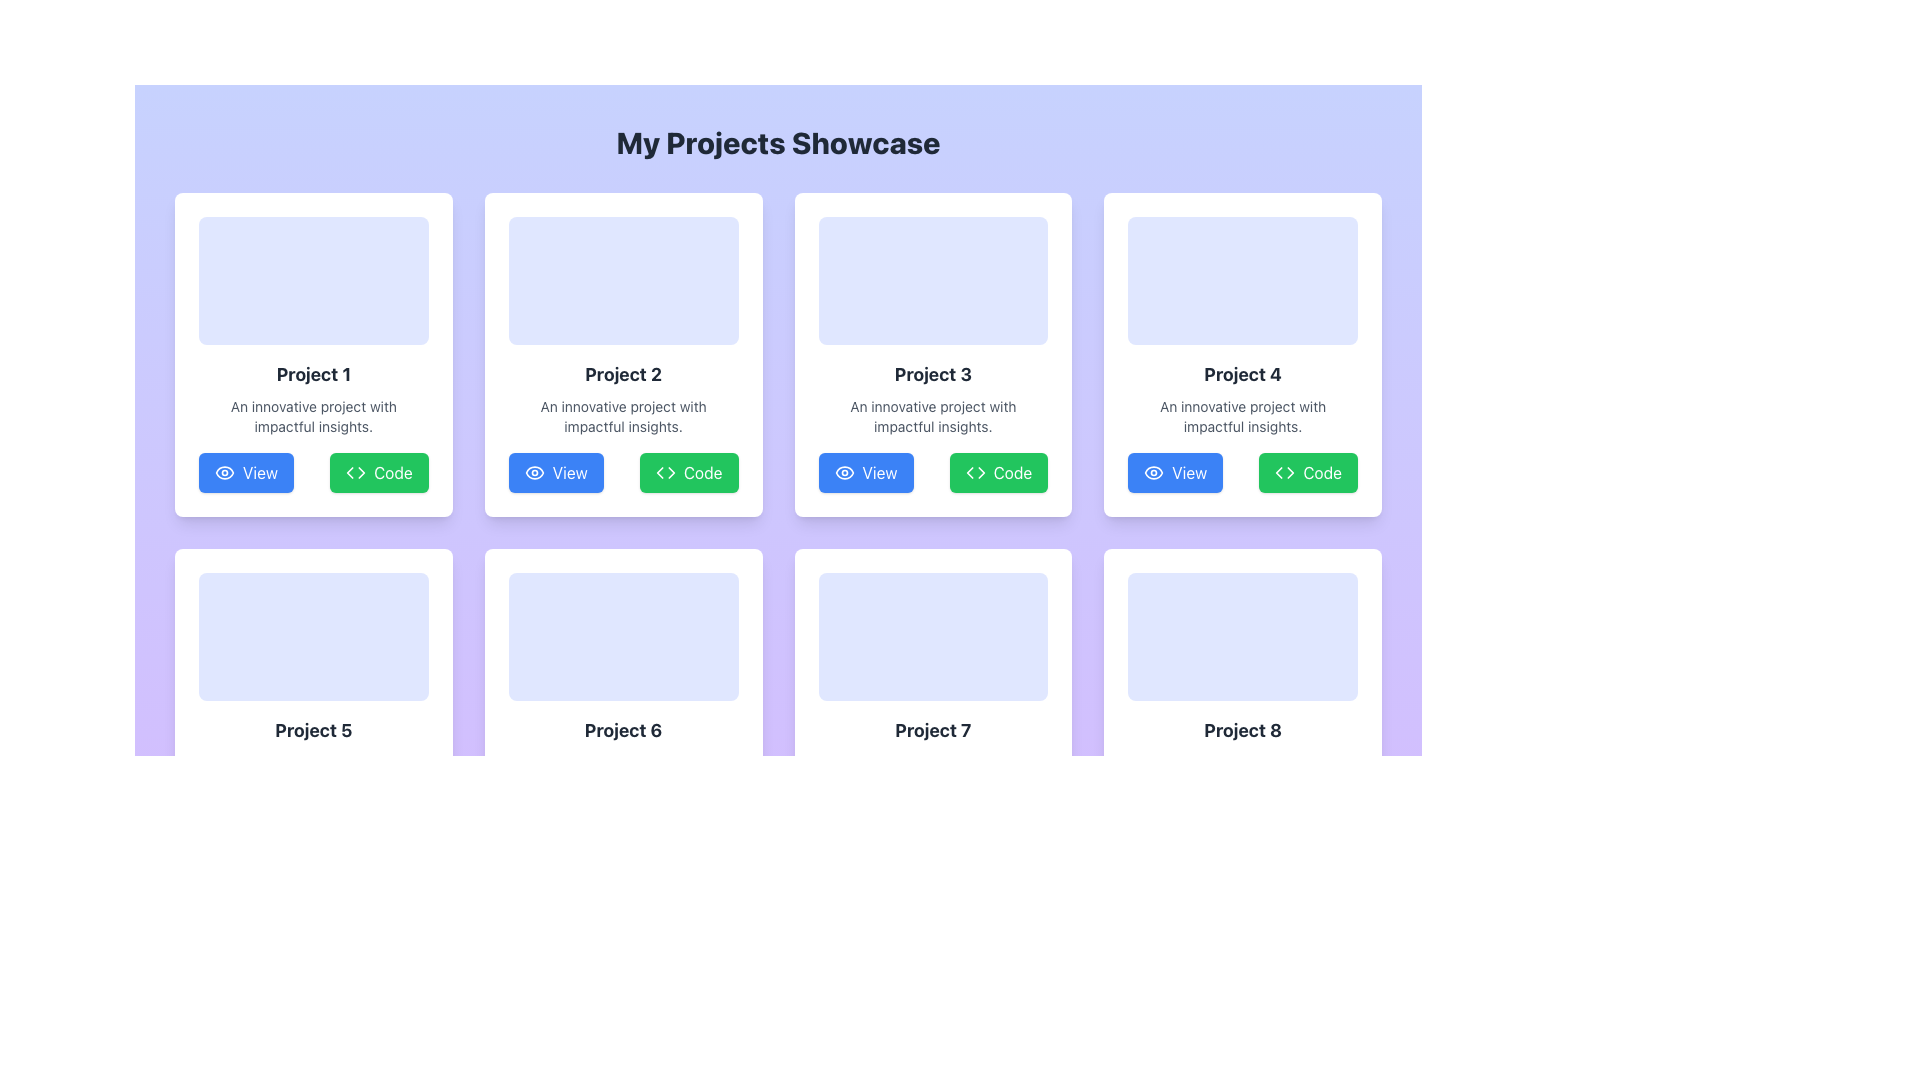 The height and width of the screenshot is (1080, 1920). Describe the element at coordinates (1285, 473) in the screenshot. I see `the code symbol icon embedded within the green button located in the bottom-right corner of the 'Project 4' card in the top-right corner of the grid of project cards` at that location.